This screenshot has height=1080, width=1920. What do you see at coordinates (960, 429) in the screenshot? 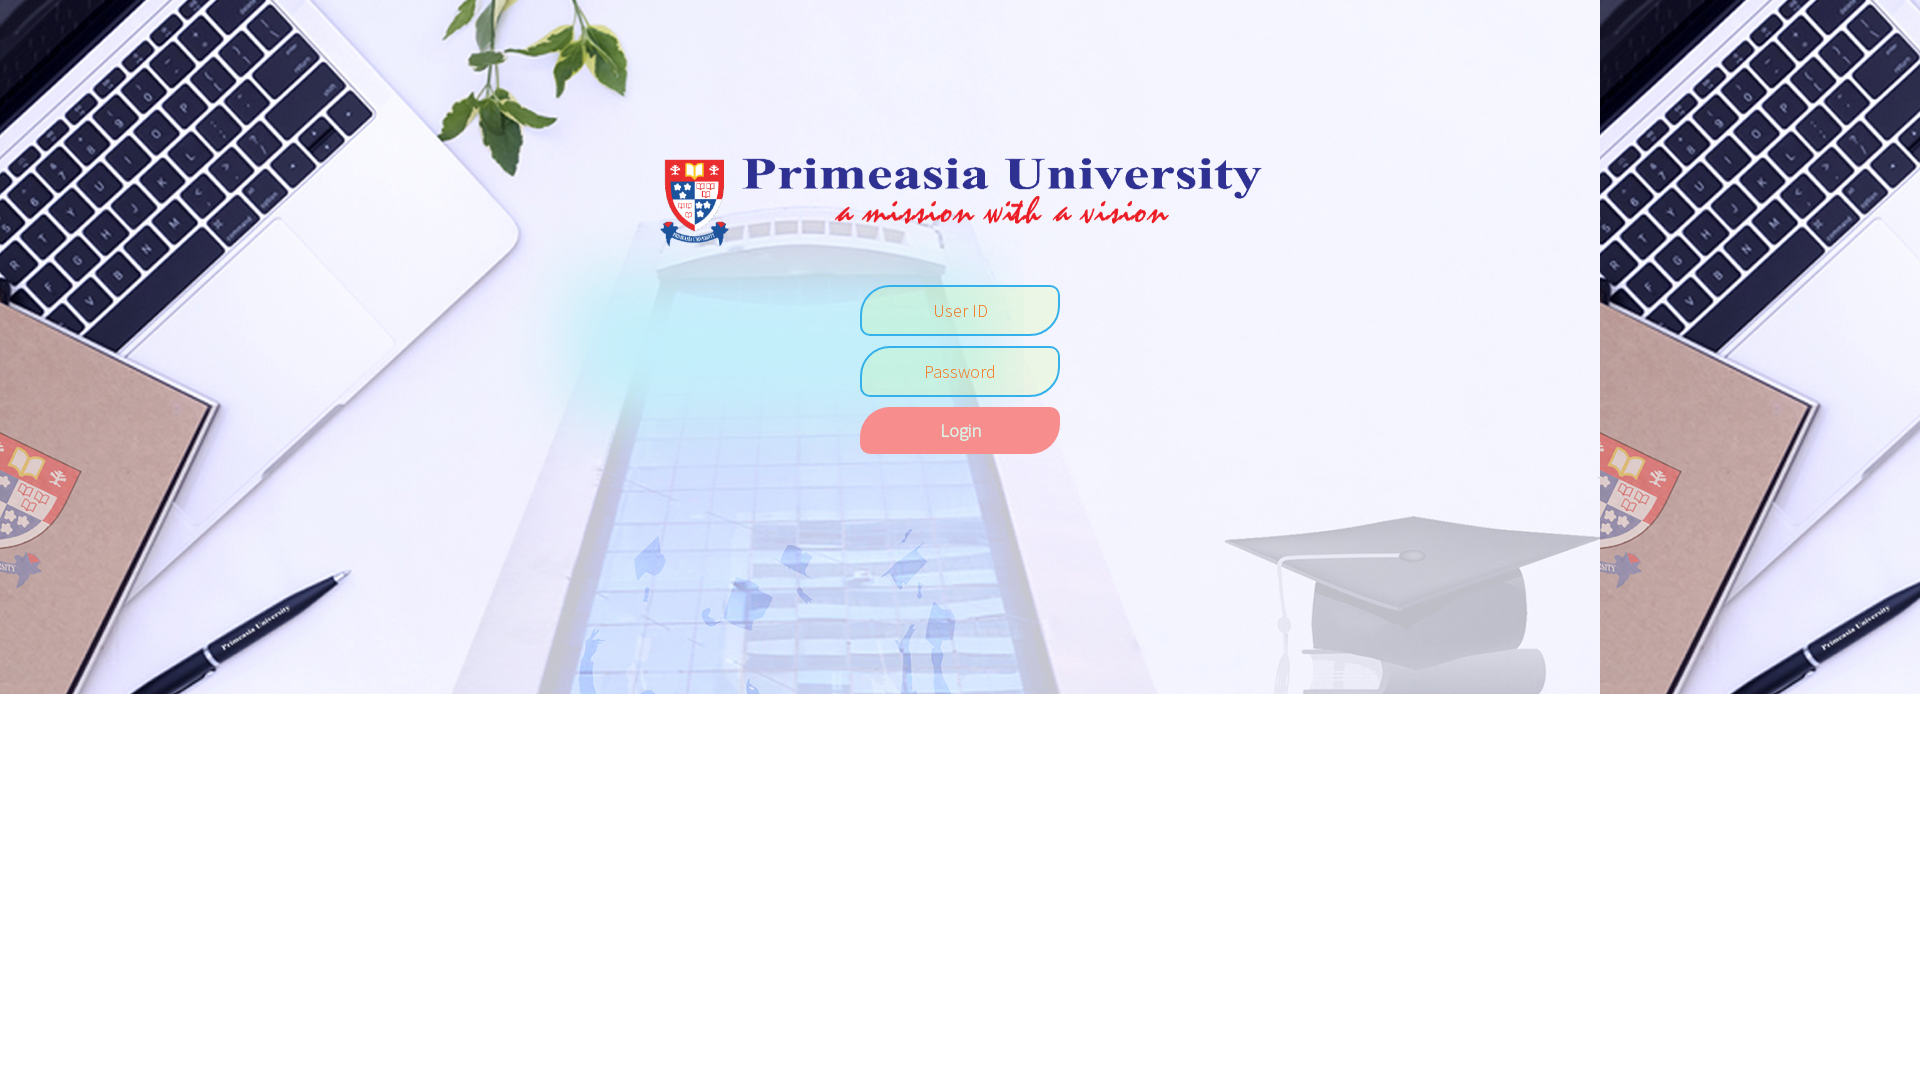
I see `'Login'` at bounding box center [960, 429].